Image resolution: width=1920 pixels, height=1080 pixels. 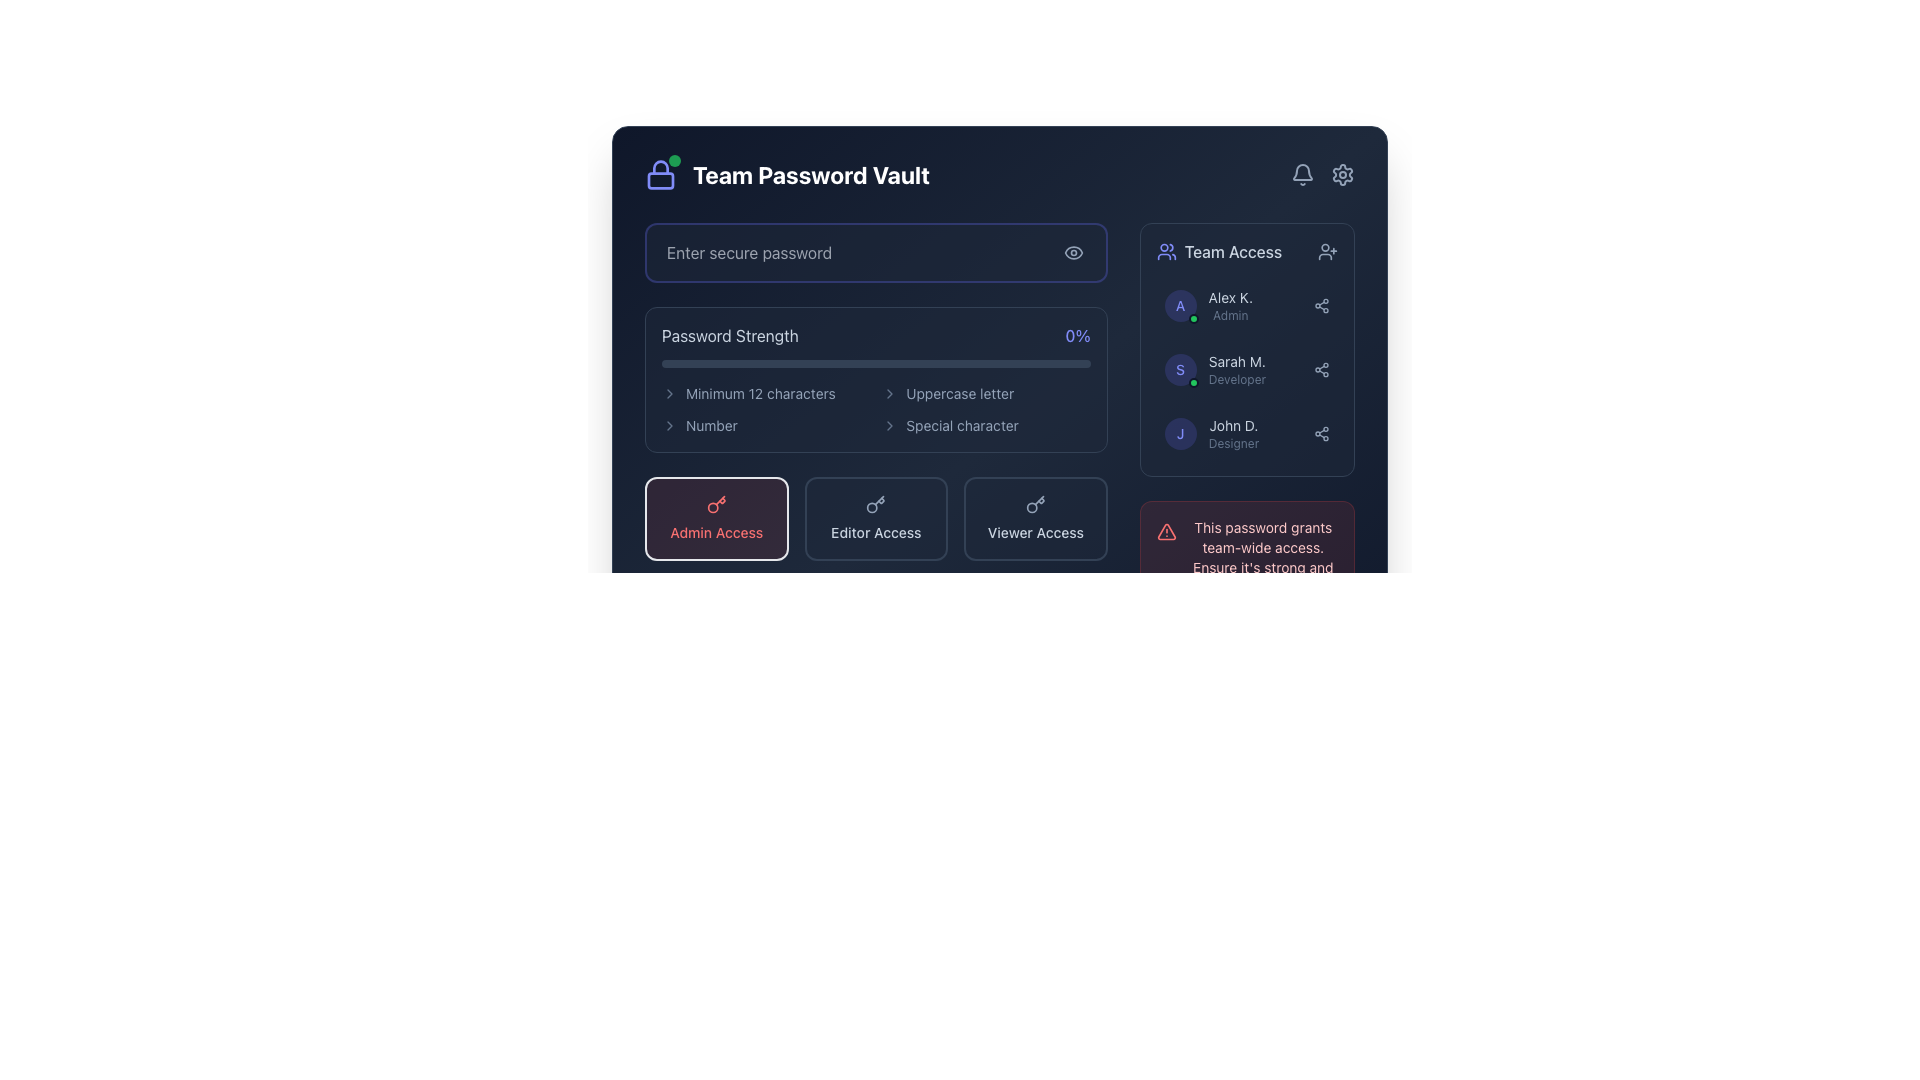 What do you see at coordinates (1072, 252) in the screenshot?
I see `the eye icon button, which serves as a visibility toggle for the password input field` at bounding box center [1072, 252].